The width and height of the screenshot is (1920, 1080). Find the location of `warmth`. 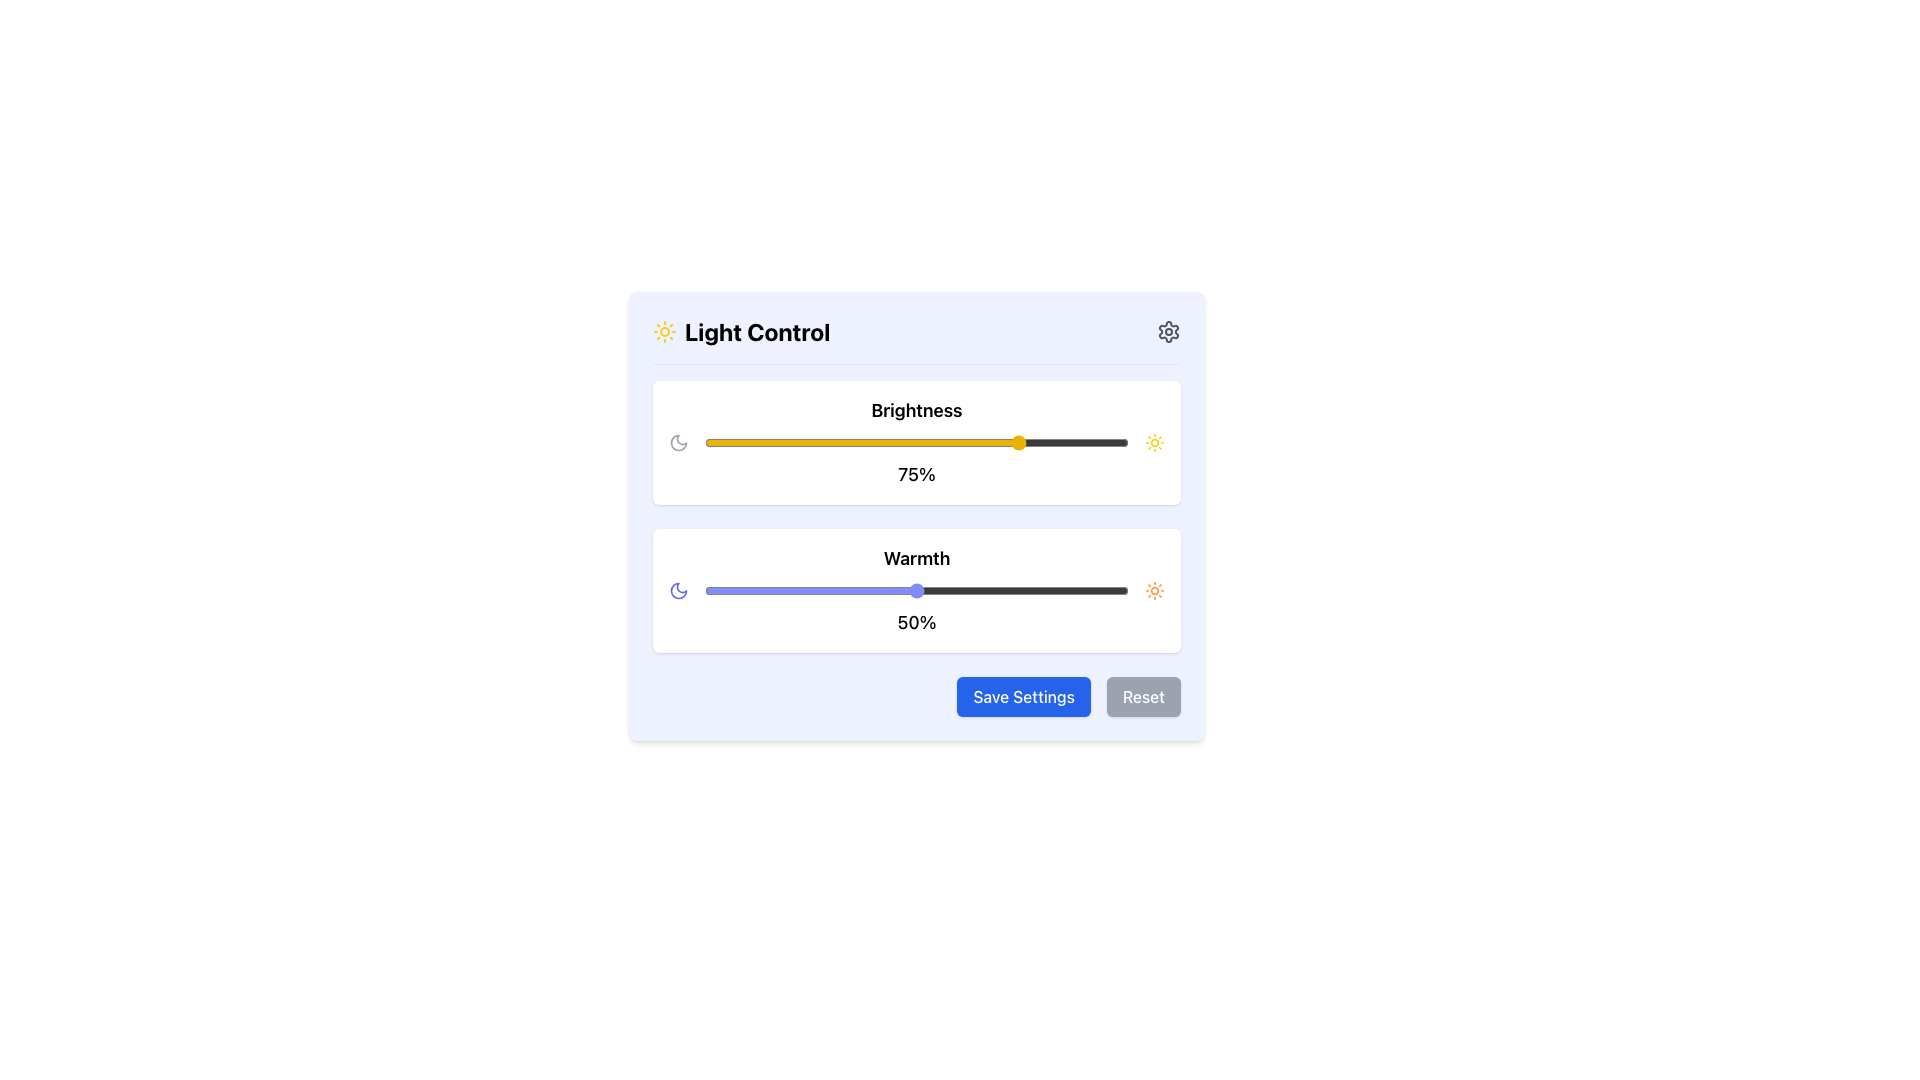

warmth is located at coordinates (972, 589).